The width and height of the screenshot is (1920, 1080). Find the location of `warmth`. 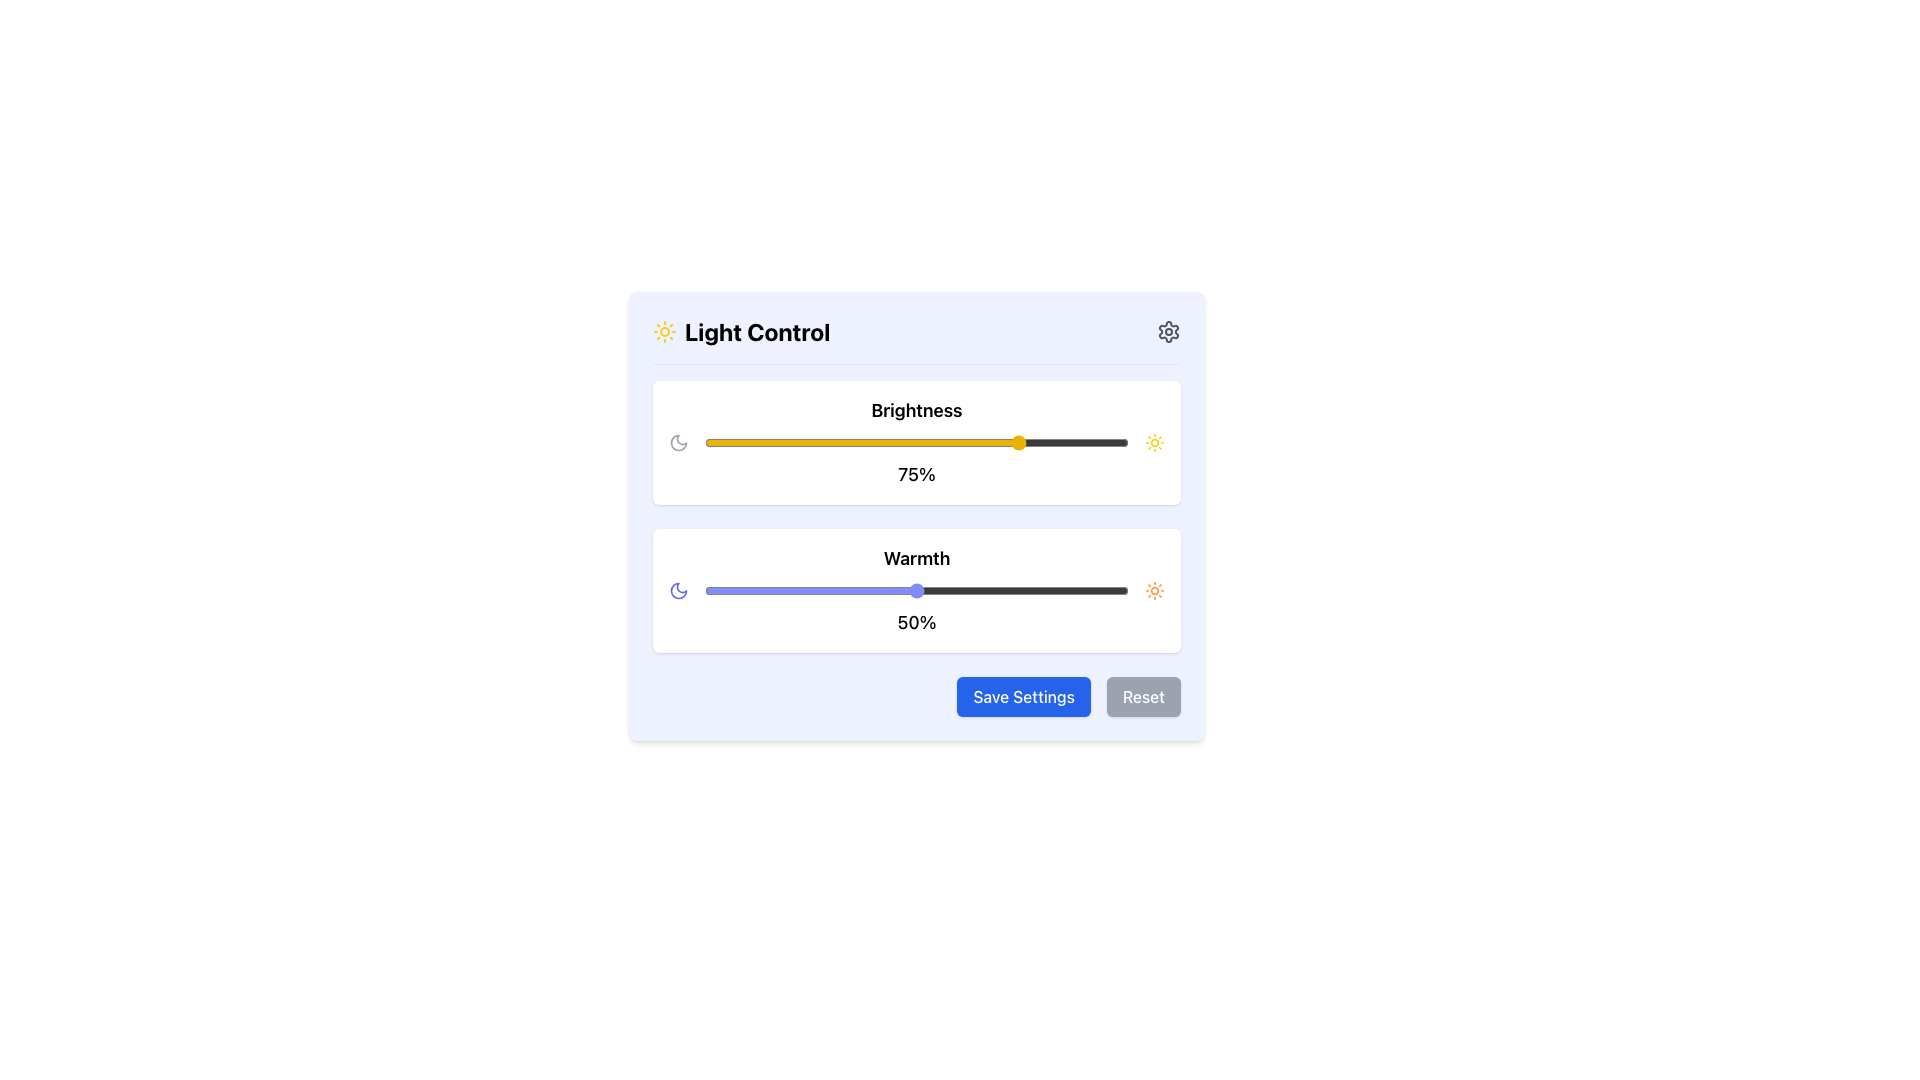

warmth is located at coordinates (972, 589).